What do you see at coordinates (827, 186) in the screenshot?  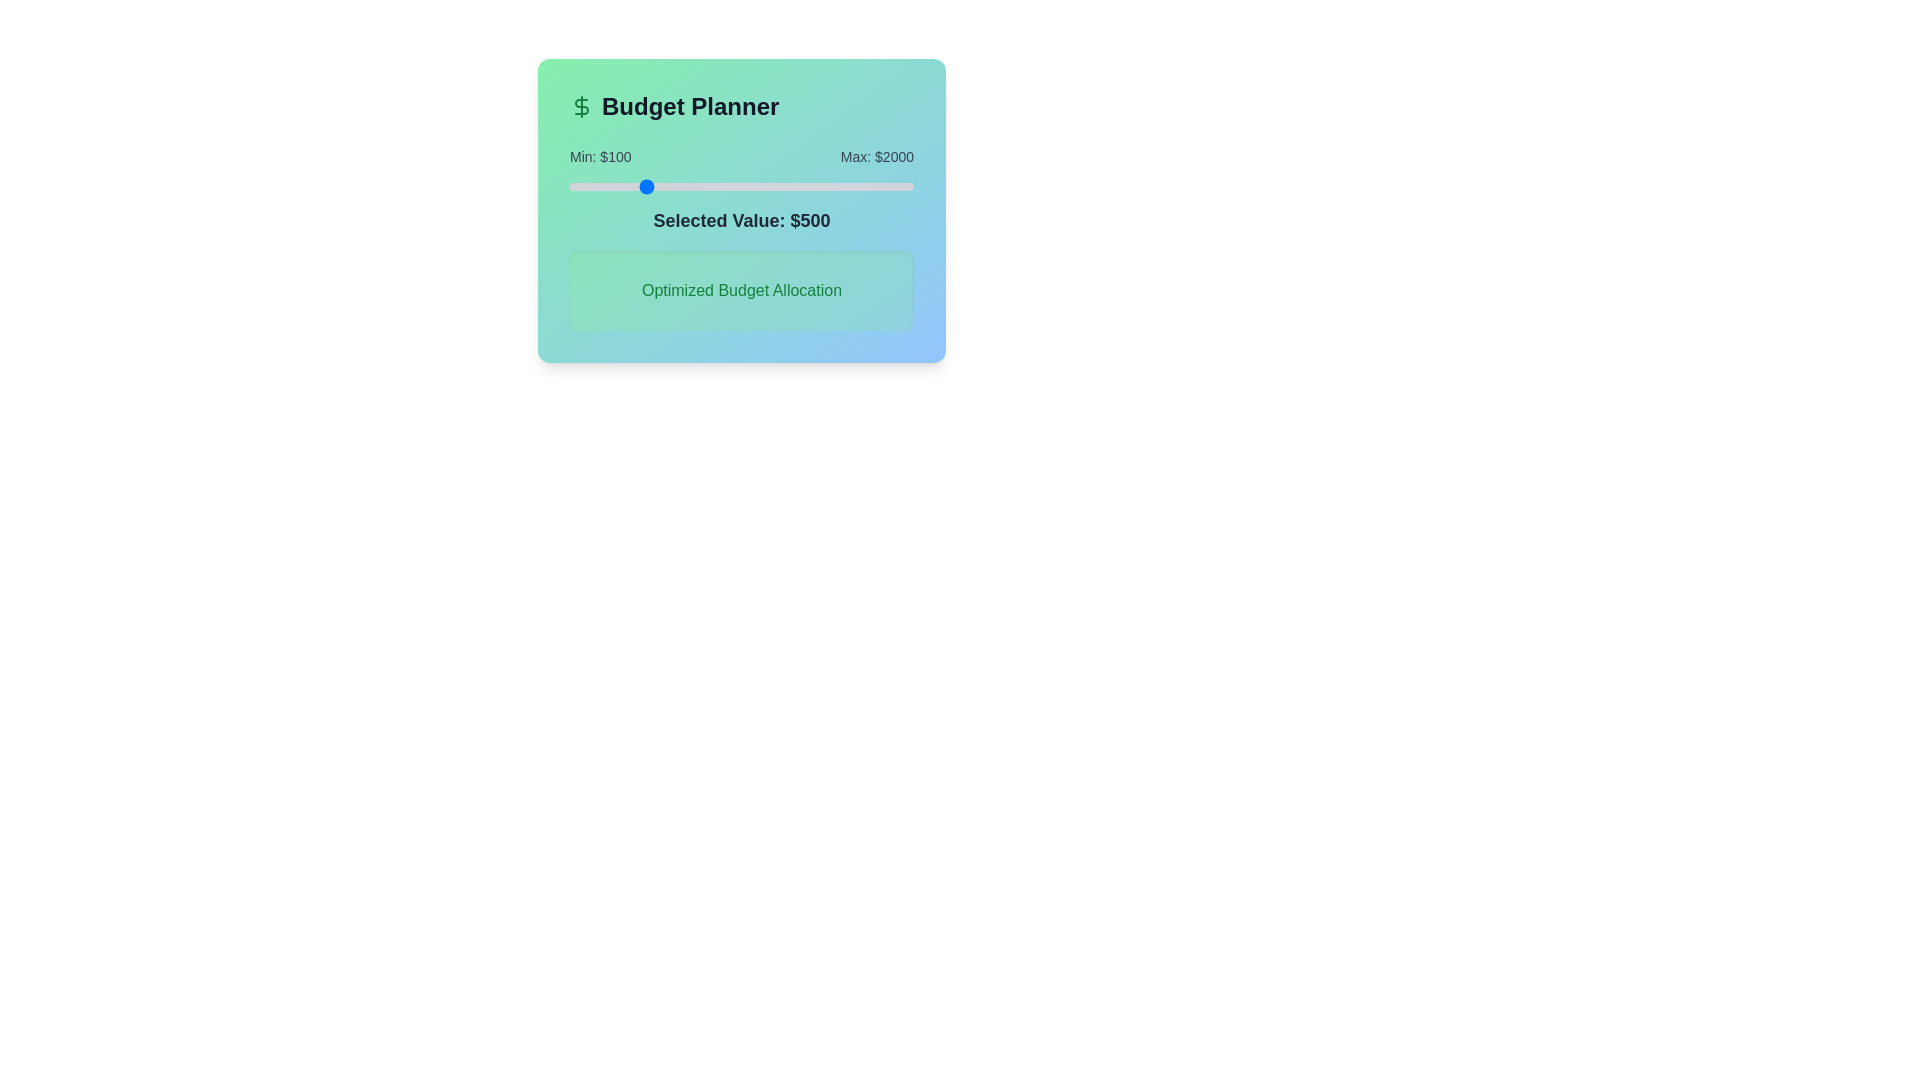 I see `the slider value to 1521` at bounding box center [827, 186].